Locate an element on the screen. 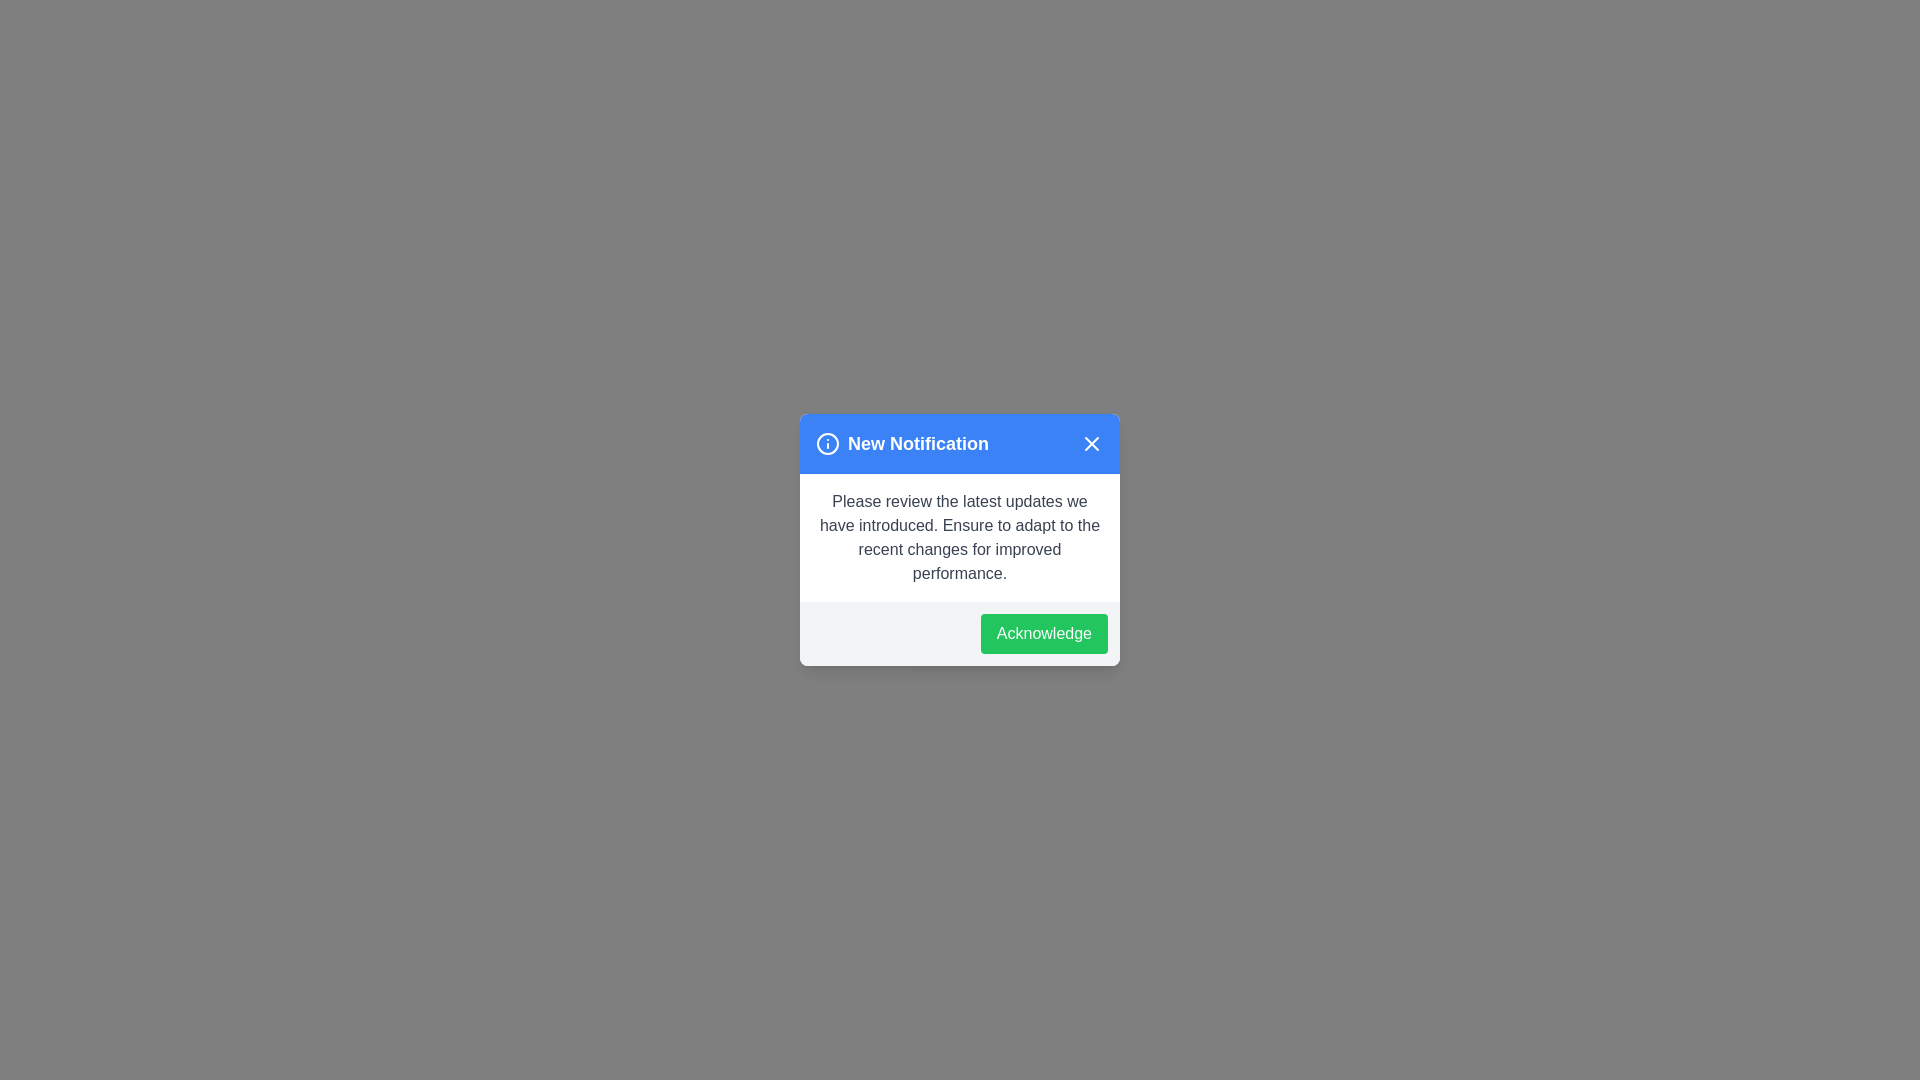  the title bar of the notification modal to focus on it is located at coordinates (960, 442).